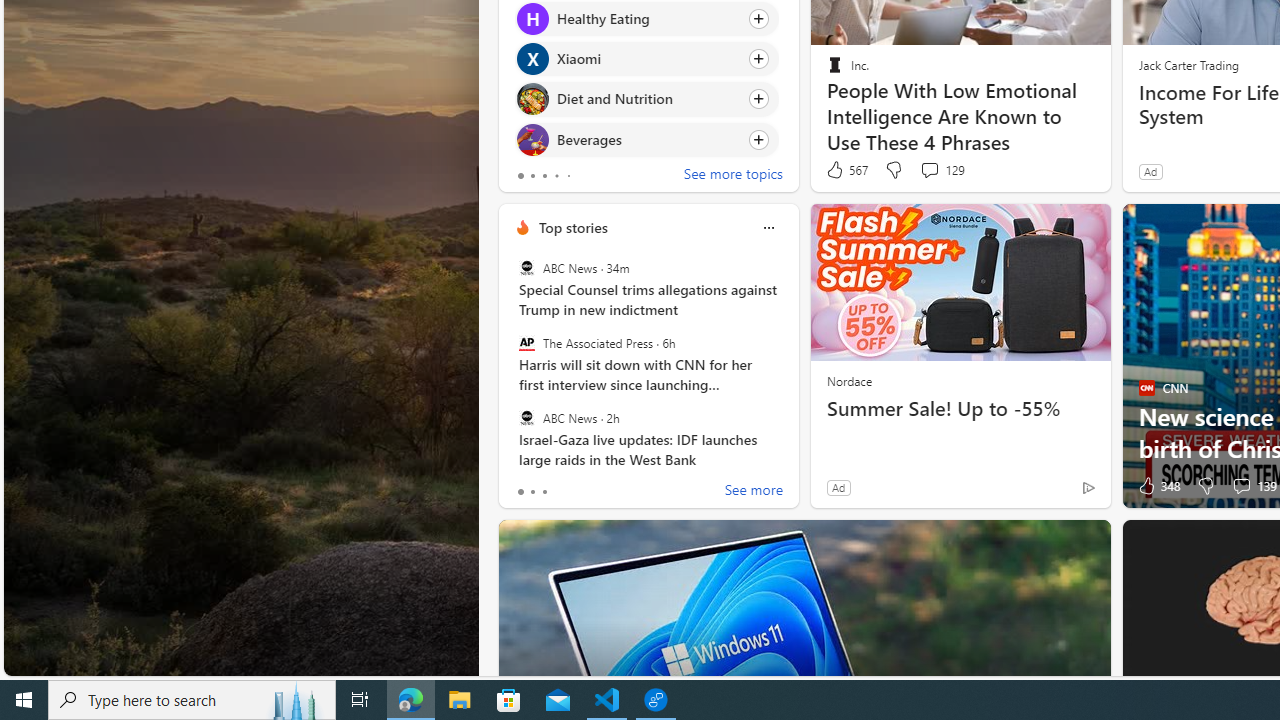 The height and width of the screenshot is (720, 1280). Describe the element at coordinates (647, 99) in the screenshot. I see `'Click to follow topic Diet and Nutrition'` at that location.